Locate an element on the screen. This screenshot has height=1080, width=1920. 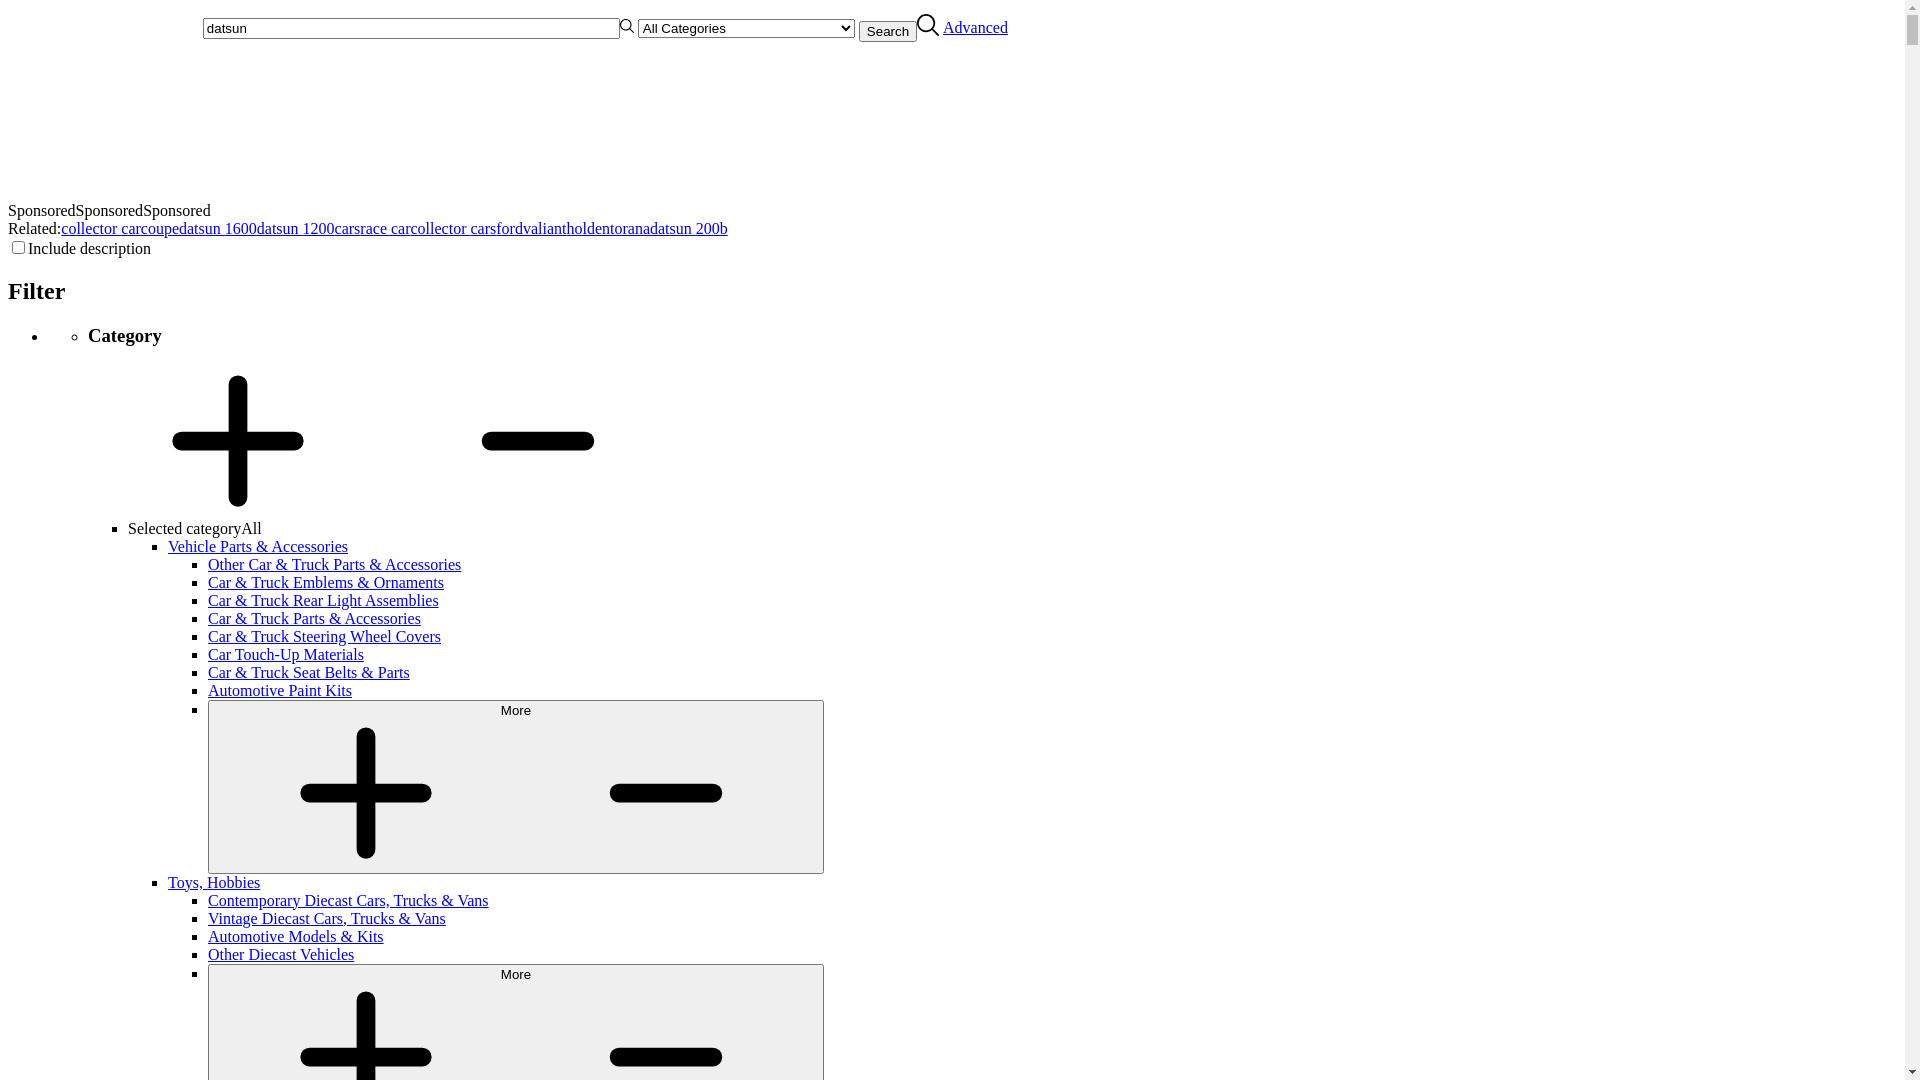
'Other Car & Truck Parts & Accessories' is located at coordinates (334, 564).